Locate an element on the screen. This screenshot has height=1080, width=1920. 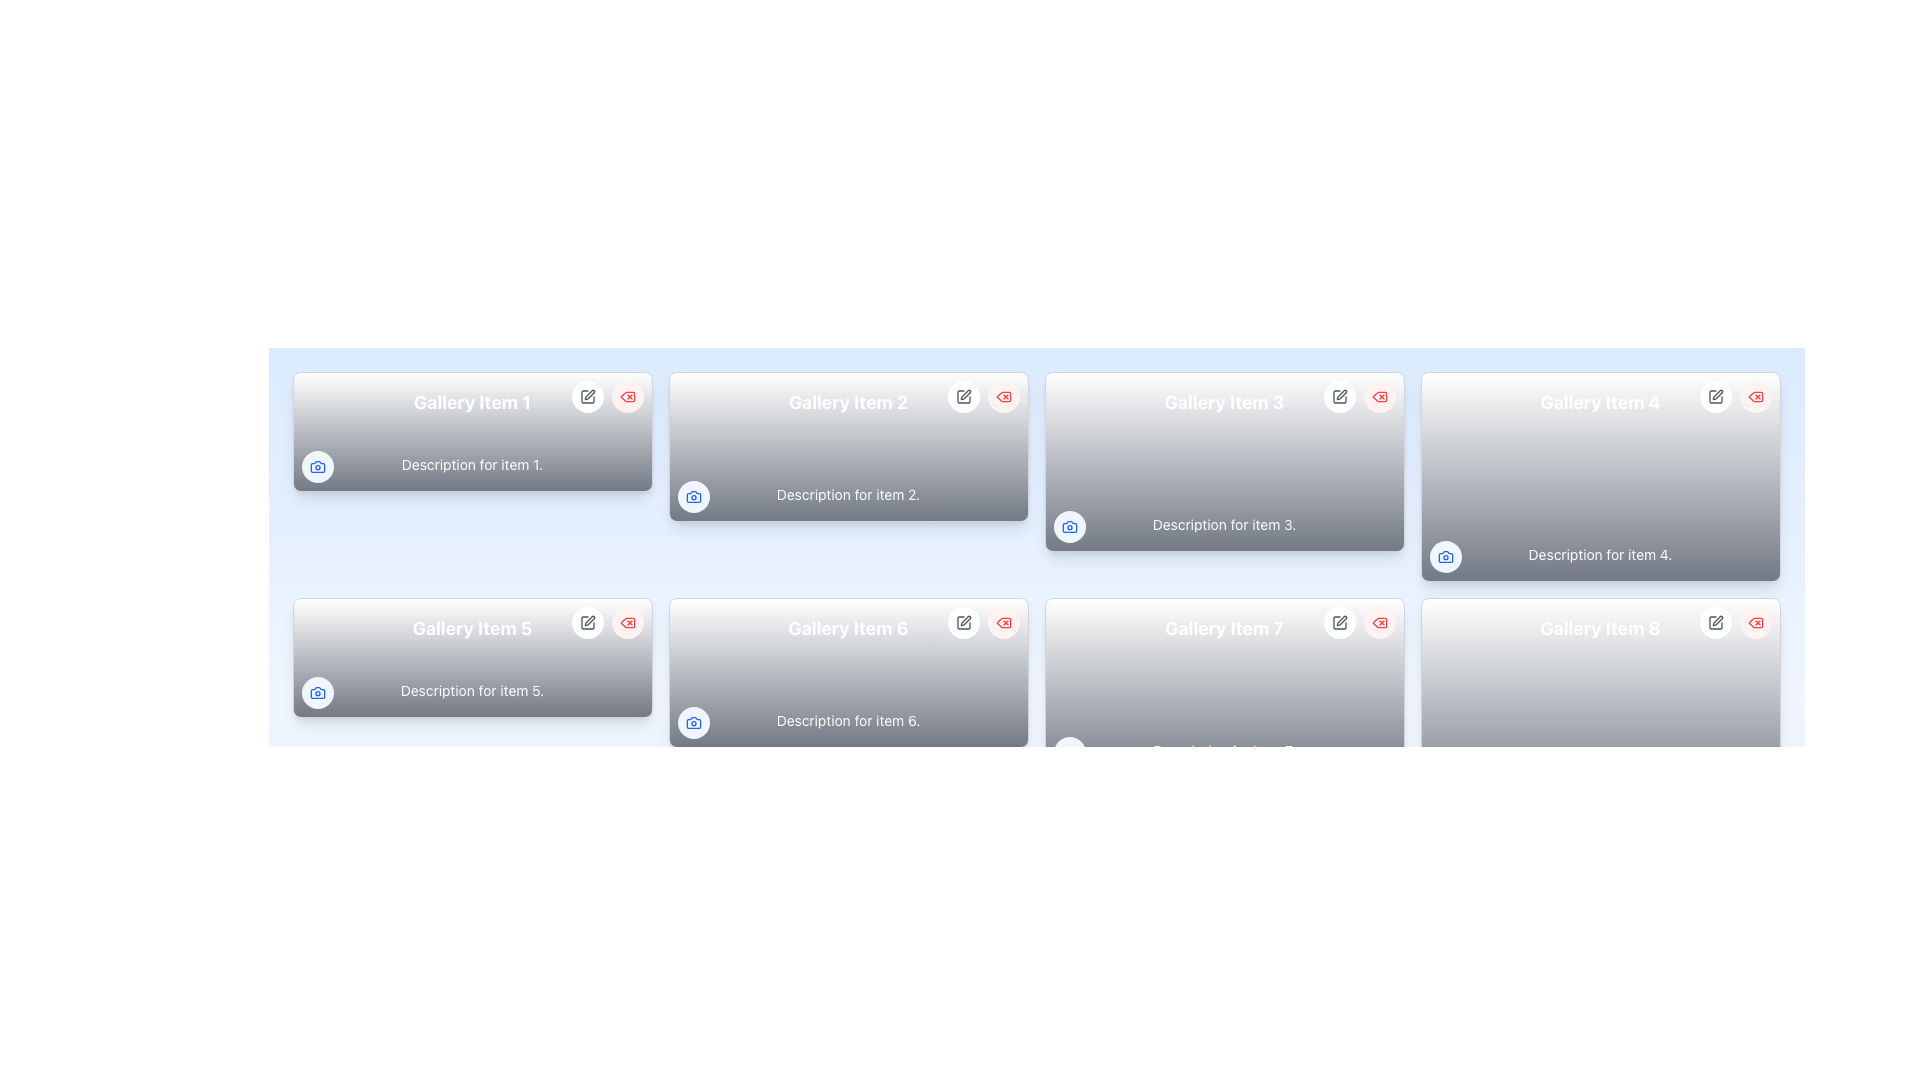
bold, large-sized text labeled 'Gallery Item 7' which is prominently displayed in a rectangular card within a grid layout is located at coordinates (1223, 627).